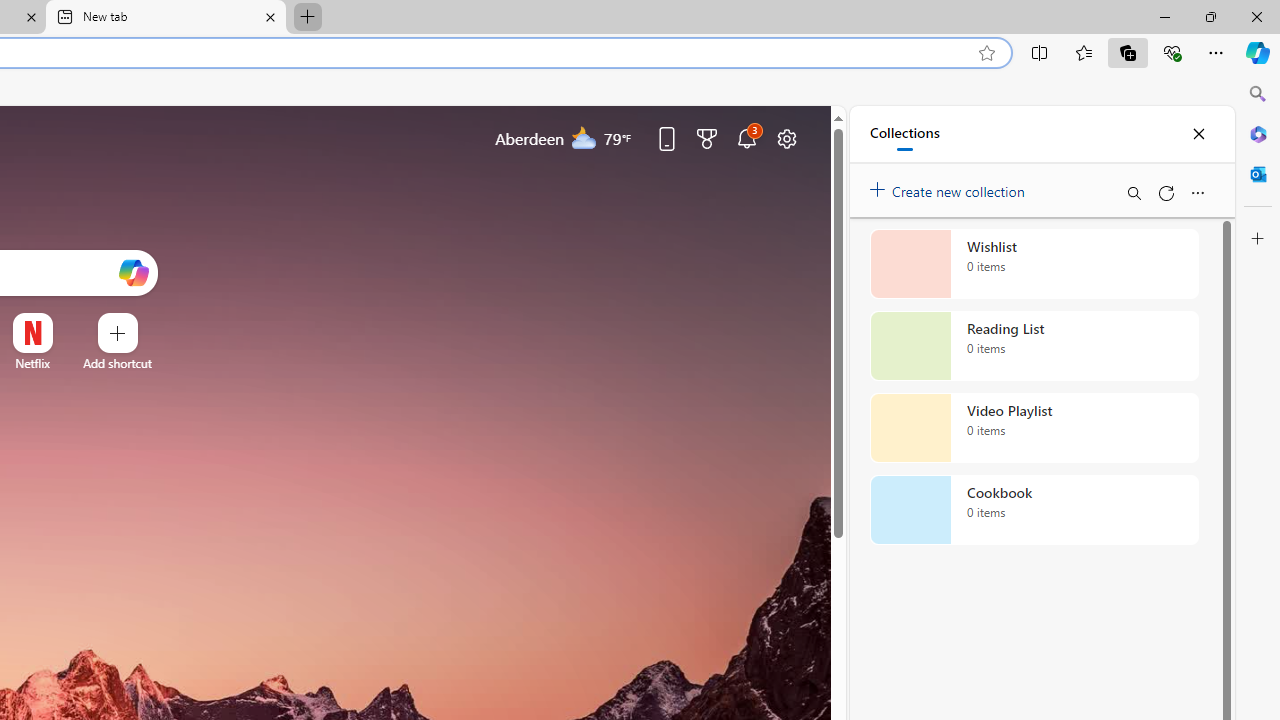 Image resolution: width=1280 pixels, height=720 pixels. What do you see at coordinates (116, 363) in the screenshot?
I see `'Add a site'` at bounding box center [116, 363].